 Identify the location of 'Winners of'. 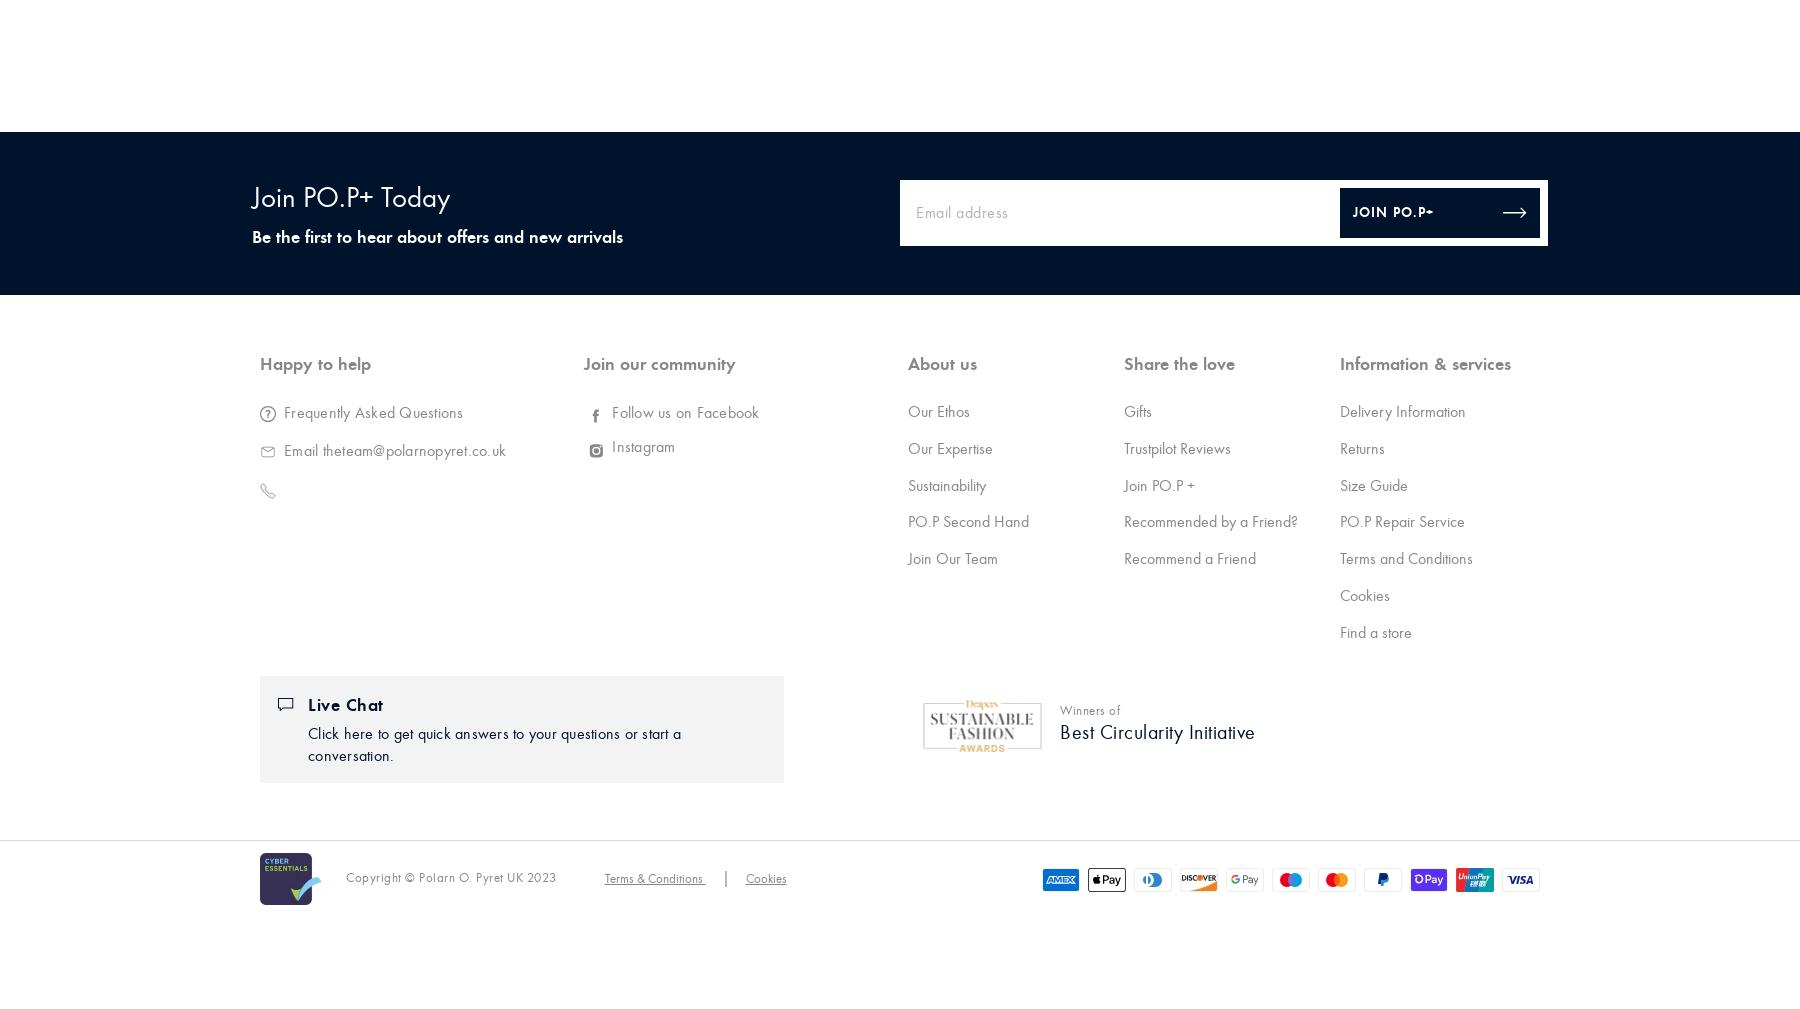
(1090, 710).